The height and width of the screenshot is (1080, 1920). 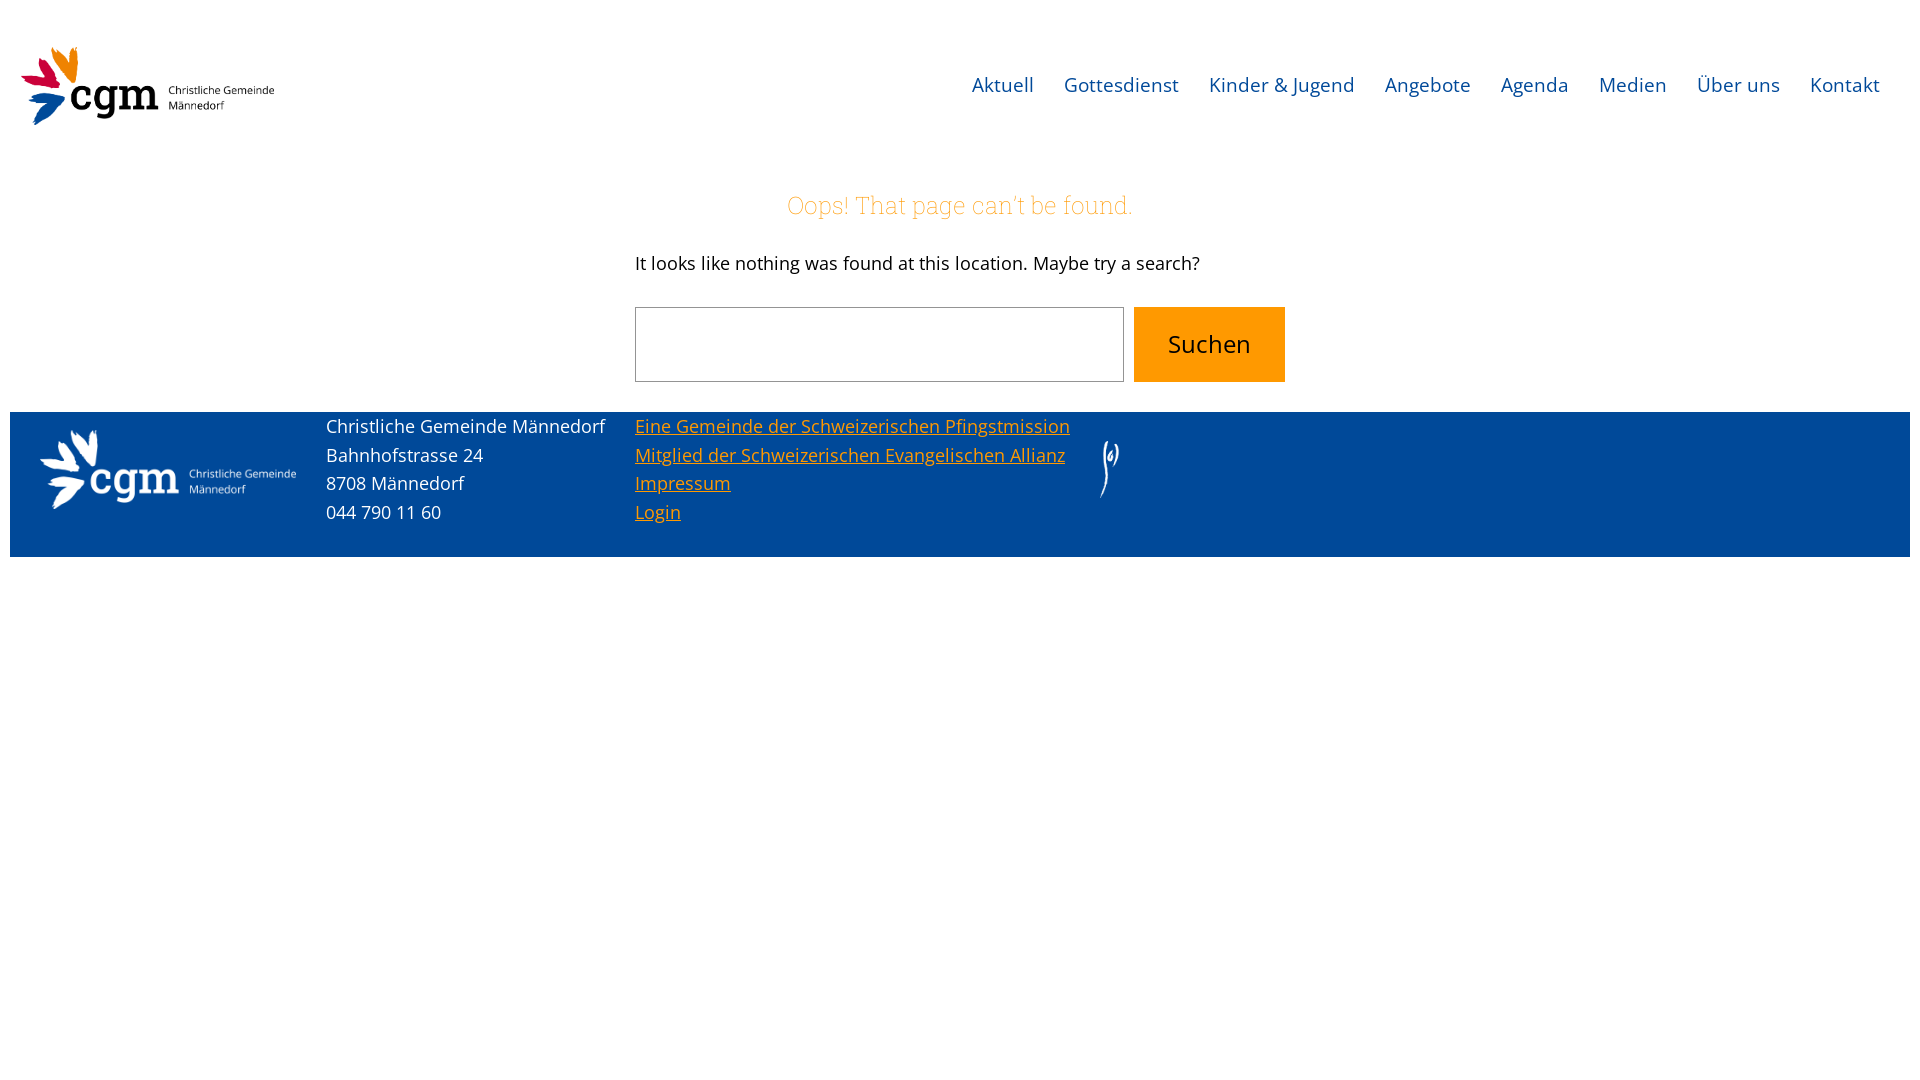 What do you see at coordinates (1121, 84) in the screenshot?
I see `'Gottesdienst'` at bounding box center [1121, 84].